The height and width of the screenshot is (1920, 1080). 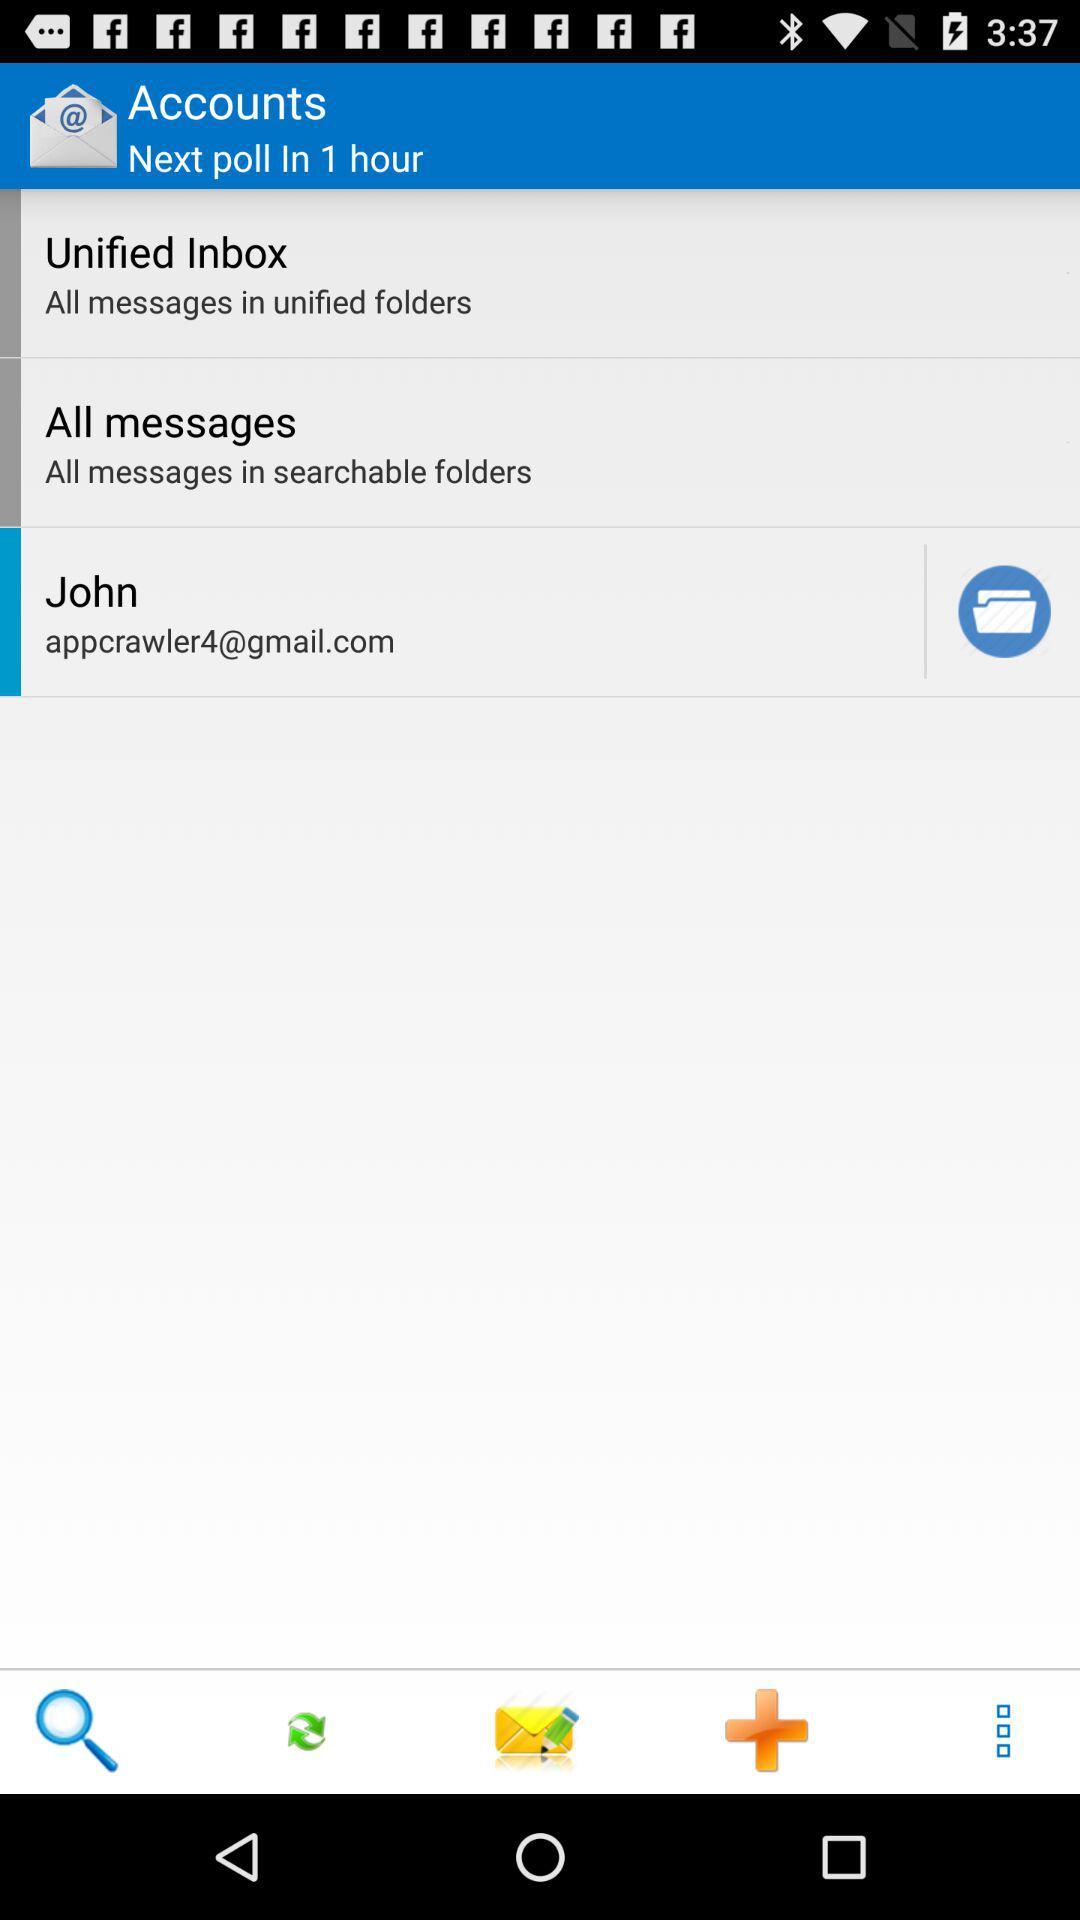 I want to click on the app to the right of the john app, so click(x=925, y=610).